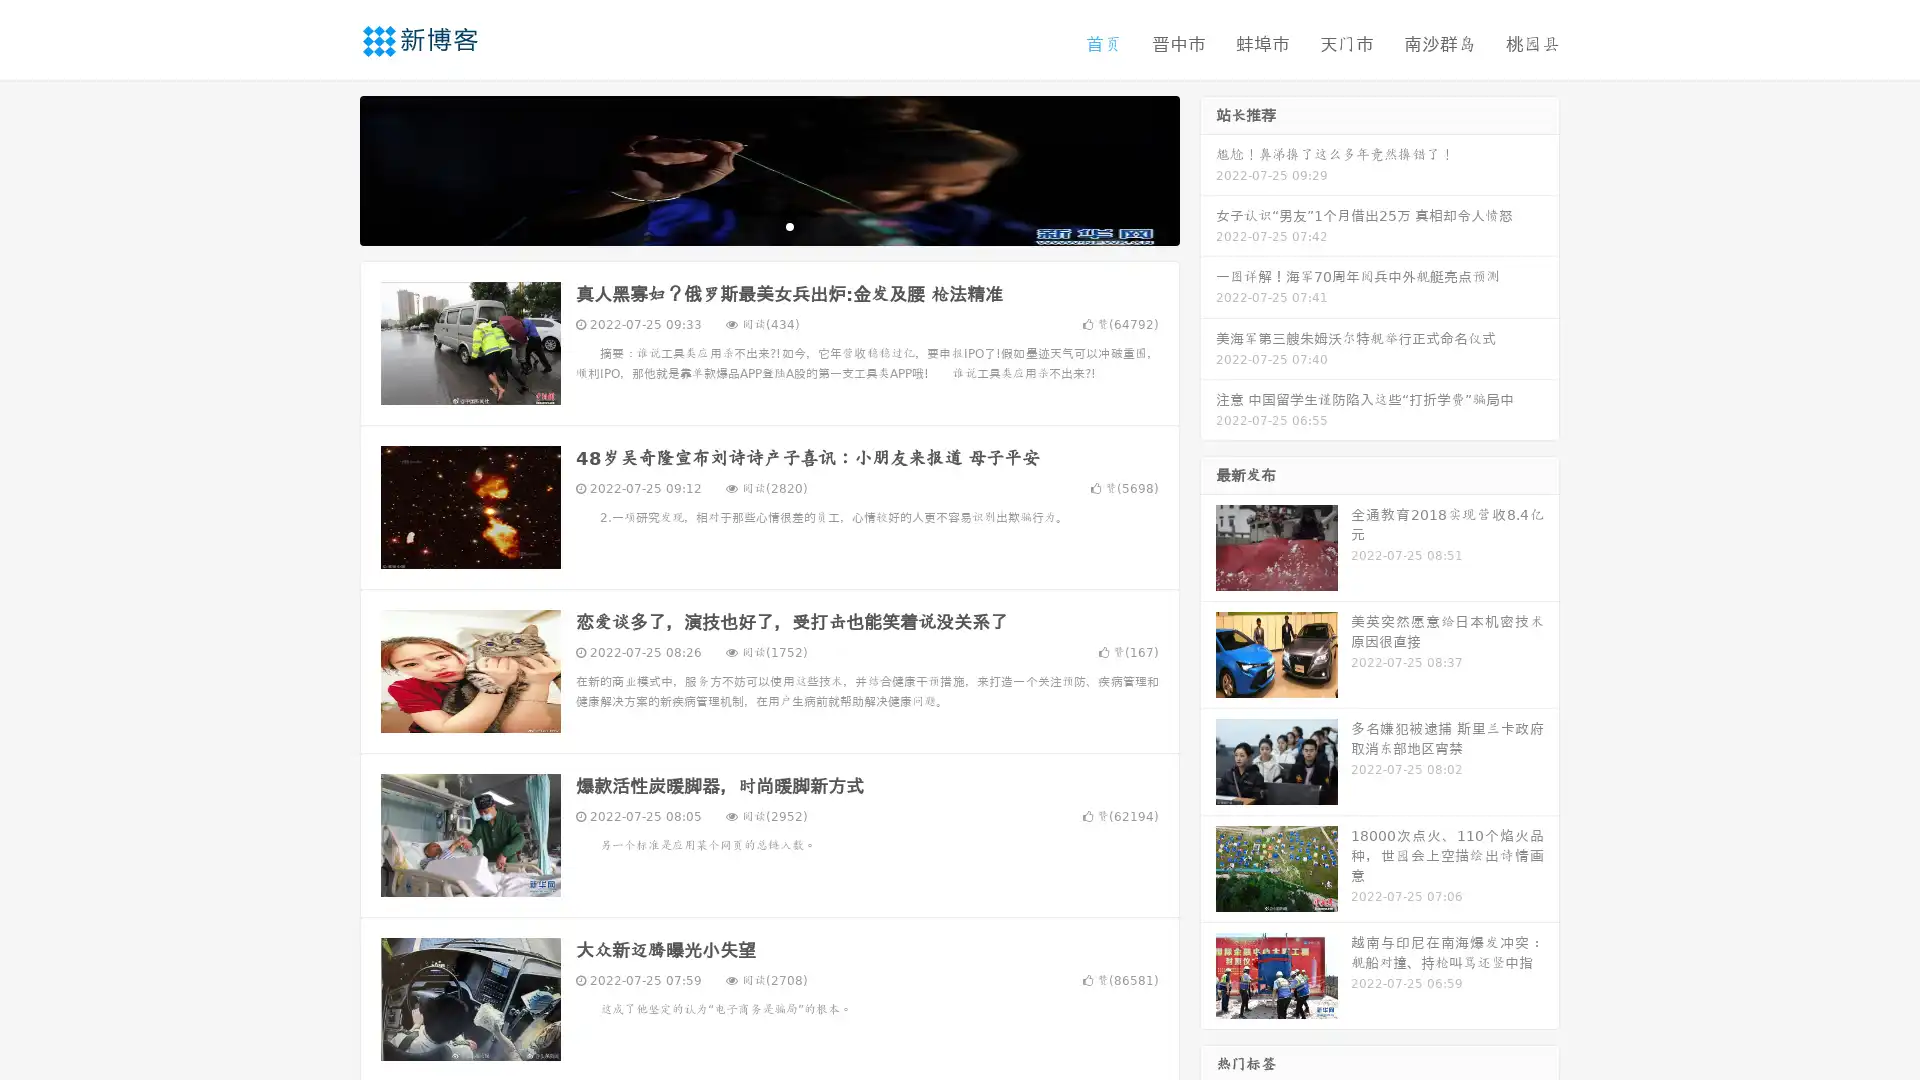 The height and width of the screenshot is (1080, 1920). What do you see at coordinates (768, 225) in the screenshot?
I see `Go to slide 2` at bounding box center [768, 225].